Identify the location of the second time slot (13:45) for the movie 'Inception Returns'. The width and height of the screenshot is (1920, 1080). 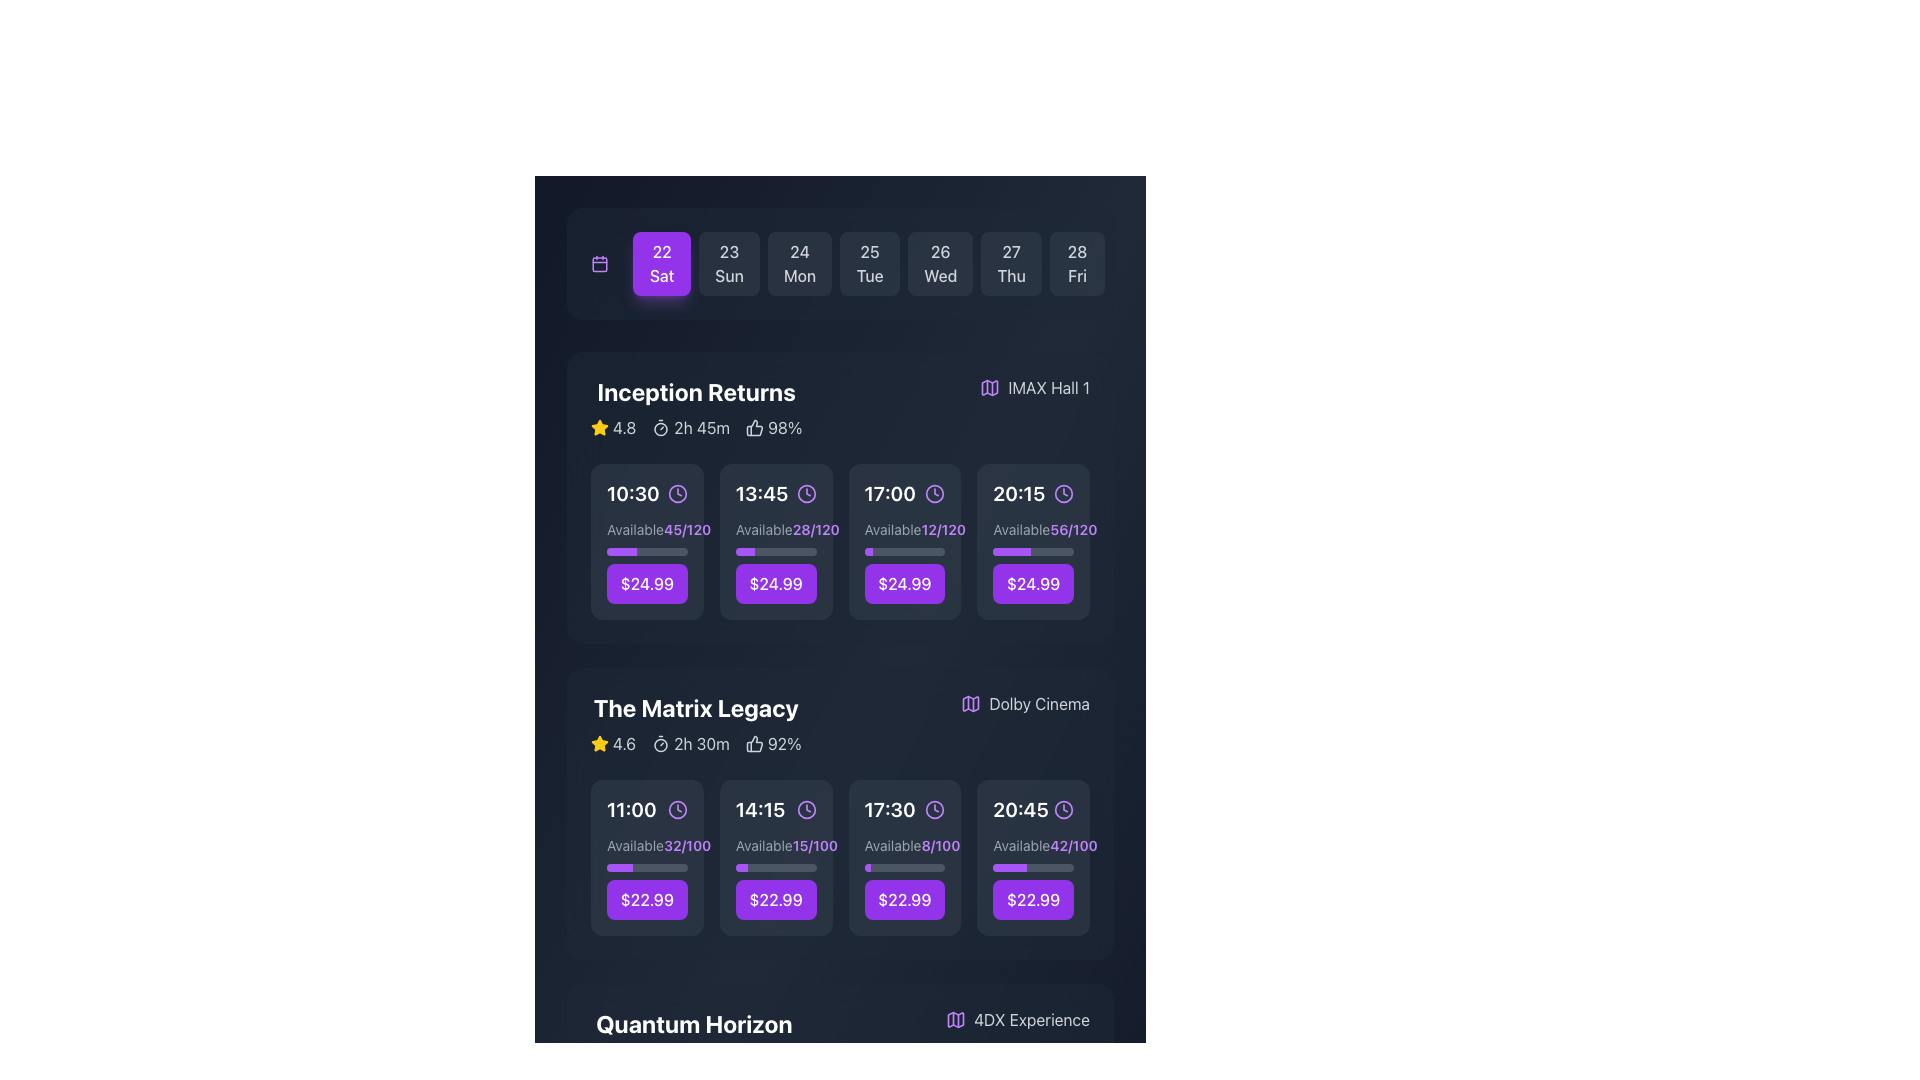
(775, 493).